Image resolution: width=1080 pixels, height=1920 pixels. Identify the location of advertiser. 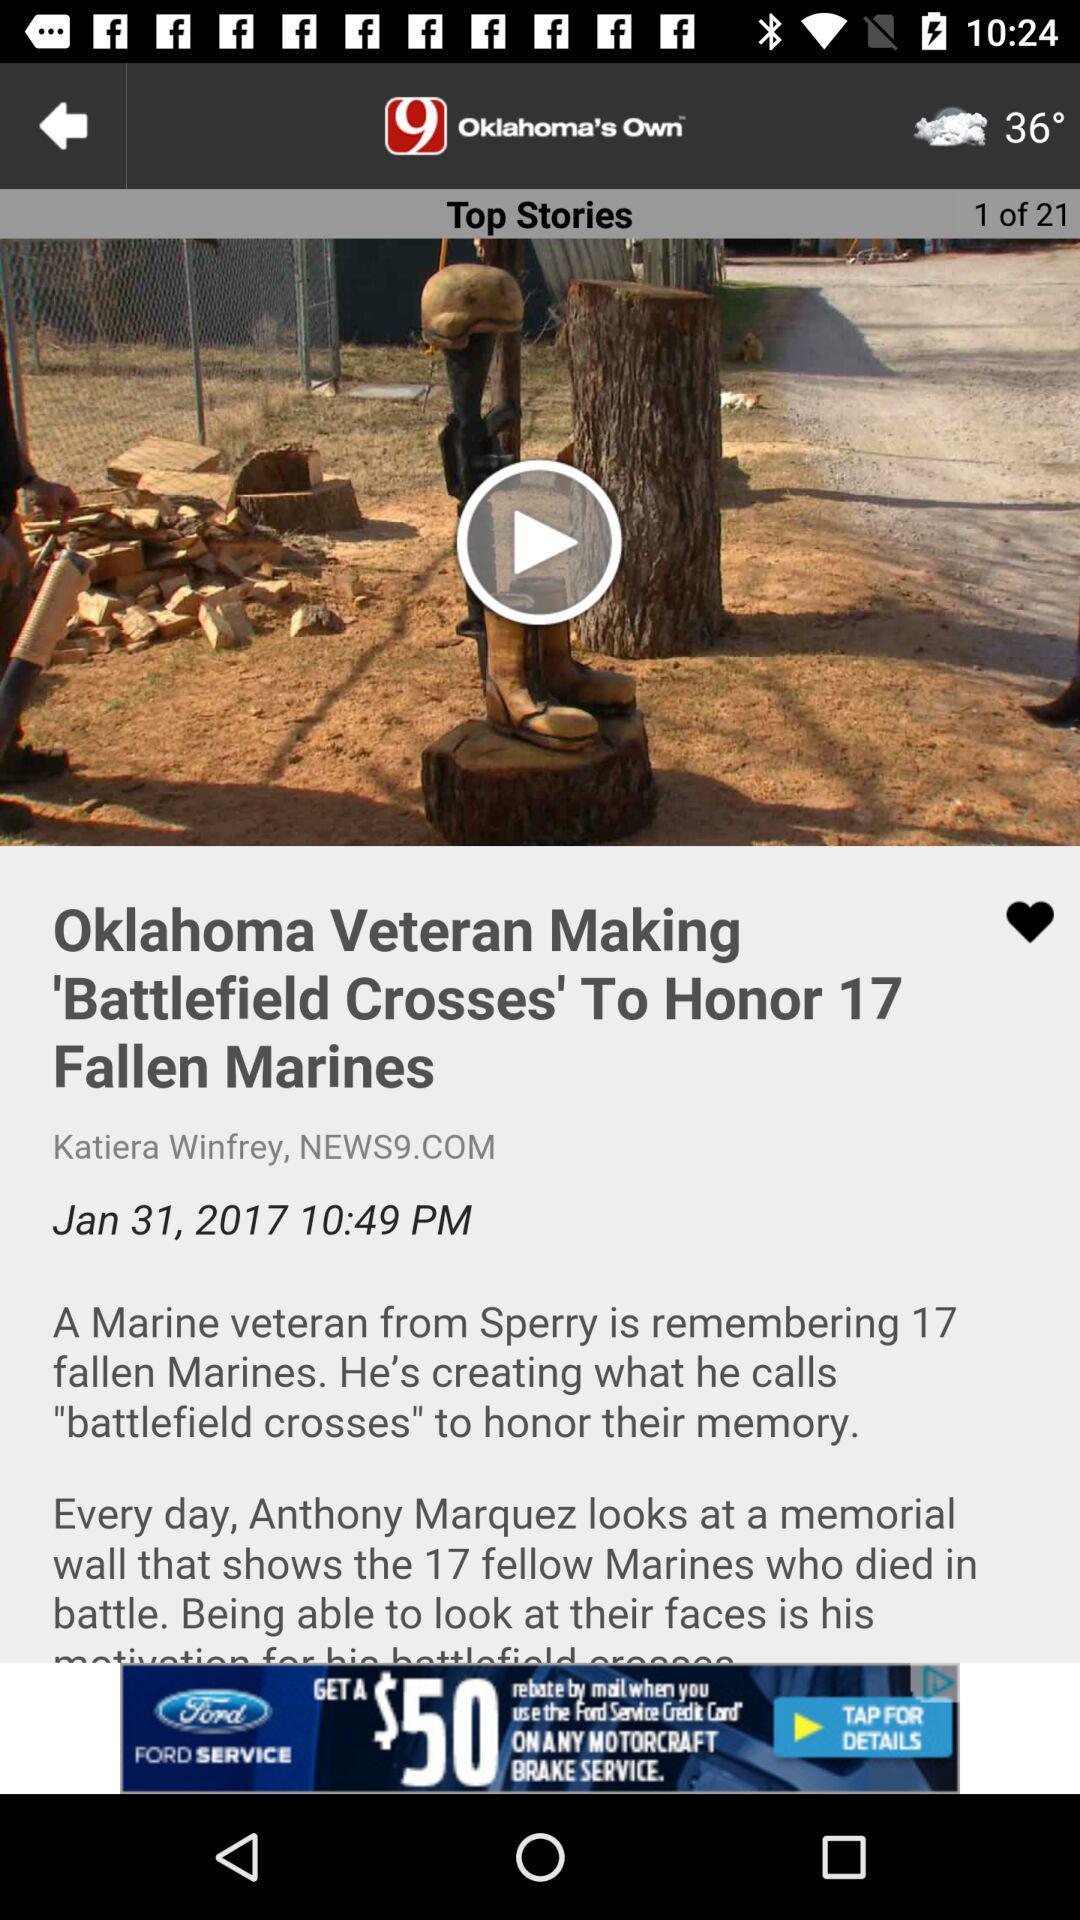
(540, 1727).